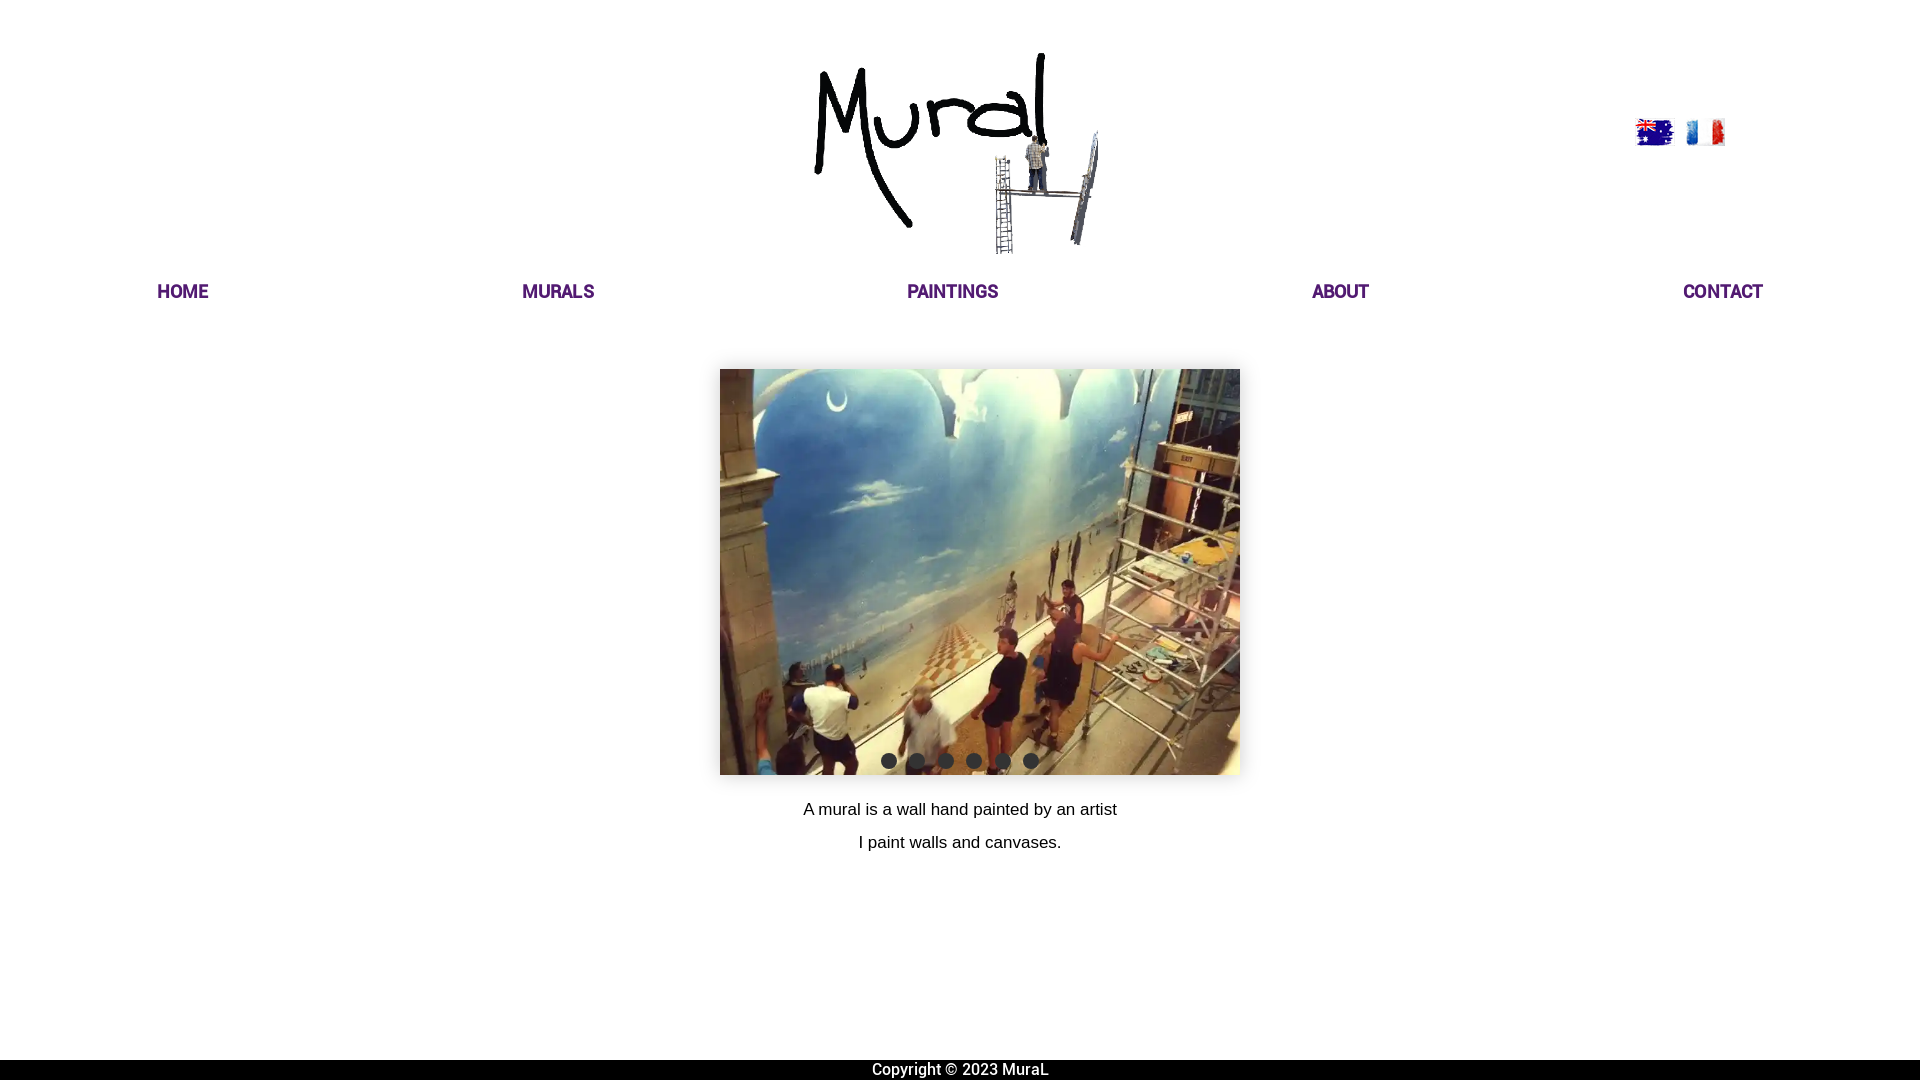 The width and height of the screenshot is (1920, 1080). What do you see at coordinates (1340, 291) in the screenshot?
I see `'ABOUT'` at bounding box center [1340, 291].